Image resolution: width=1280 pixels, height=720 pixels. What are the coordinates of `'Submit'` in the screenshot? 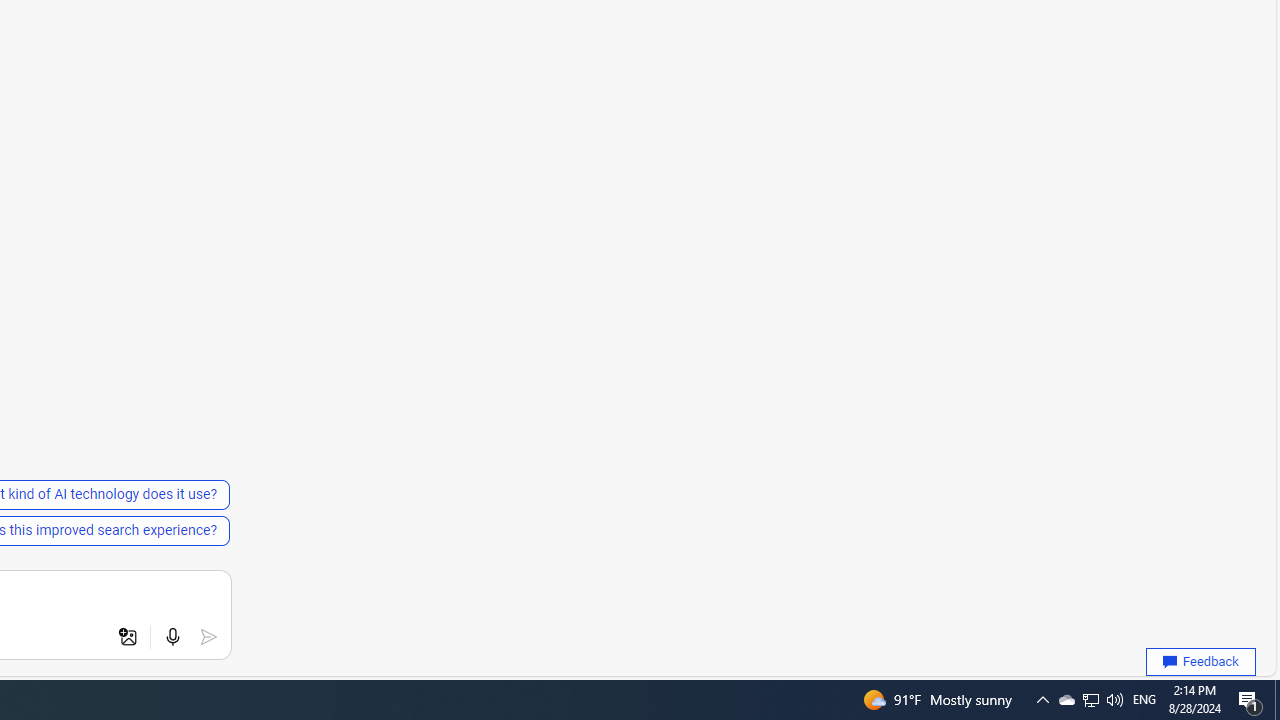 It's located at (208, 637).